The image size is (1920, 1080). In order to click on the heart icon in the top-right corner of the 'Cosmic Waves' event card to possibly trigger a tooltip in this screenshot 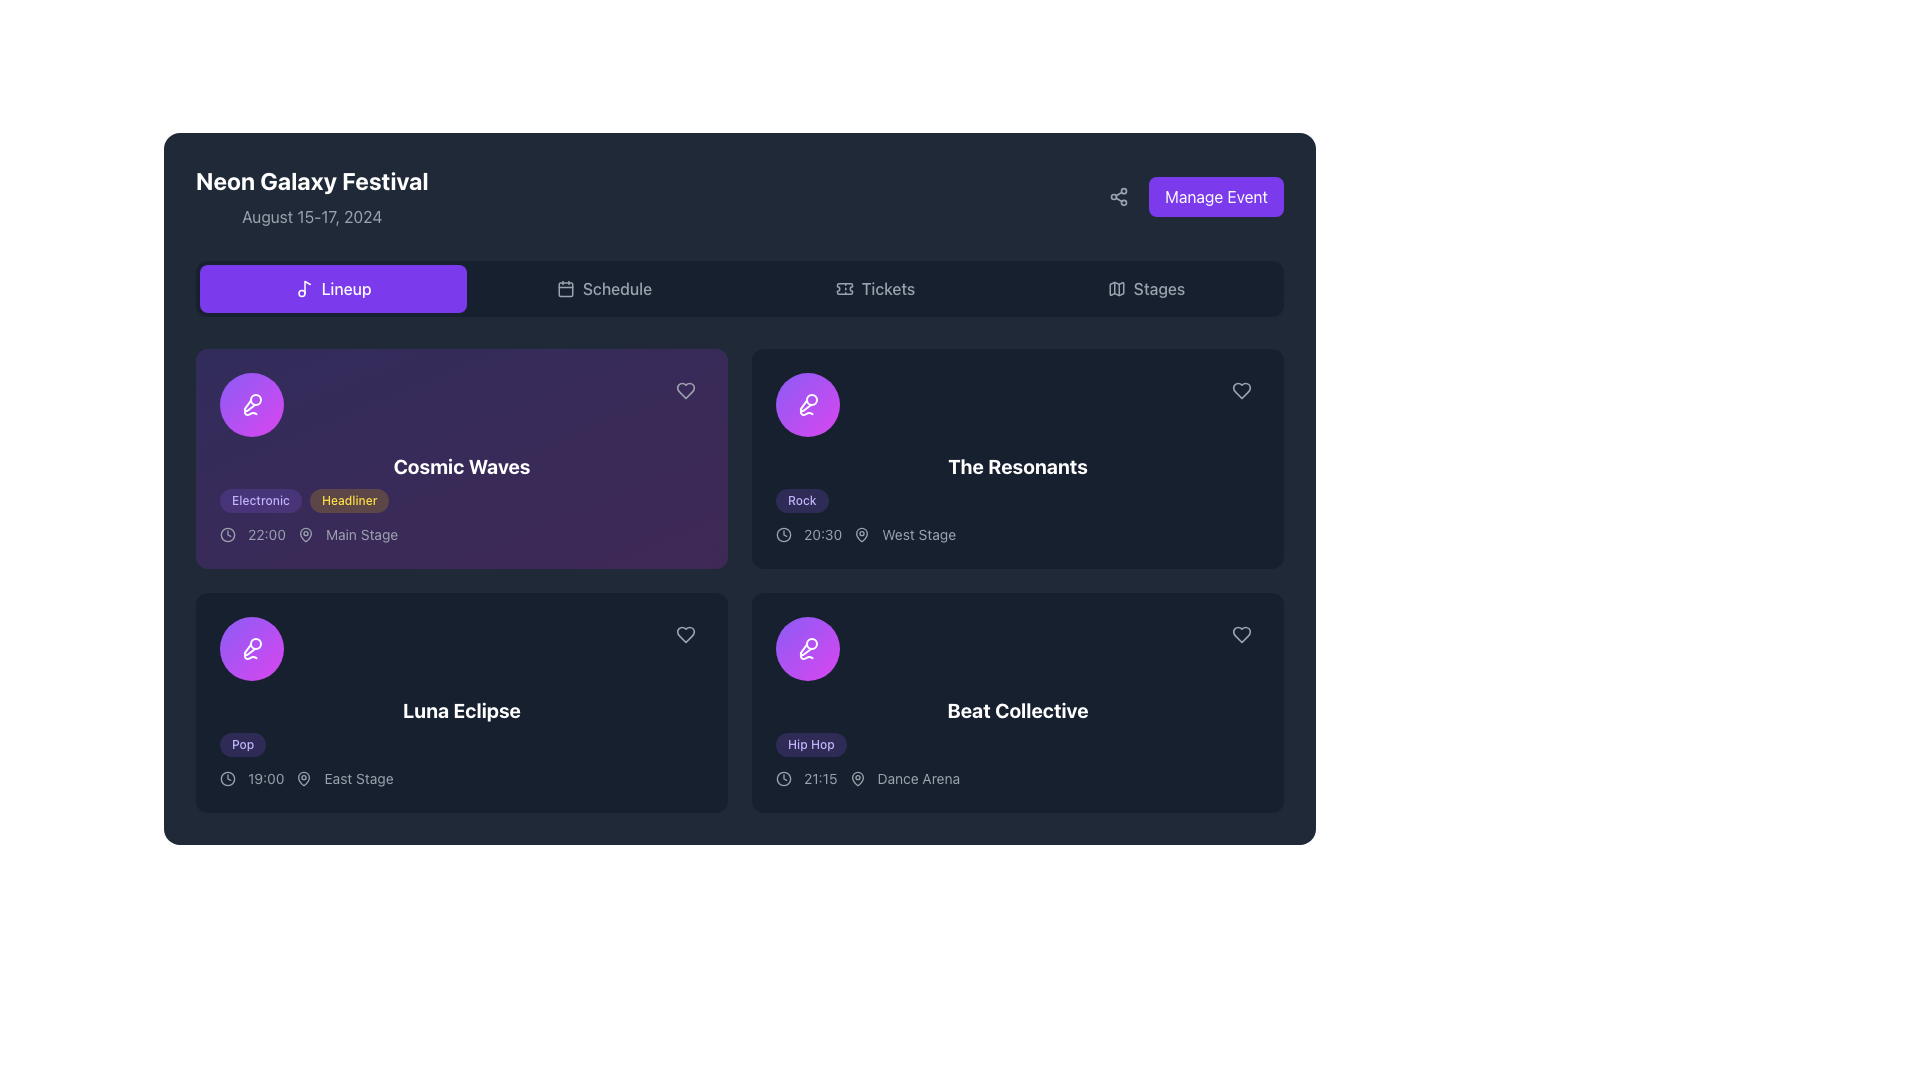, I will do `click(686, 390)`.